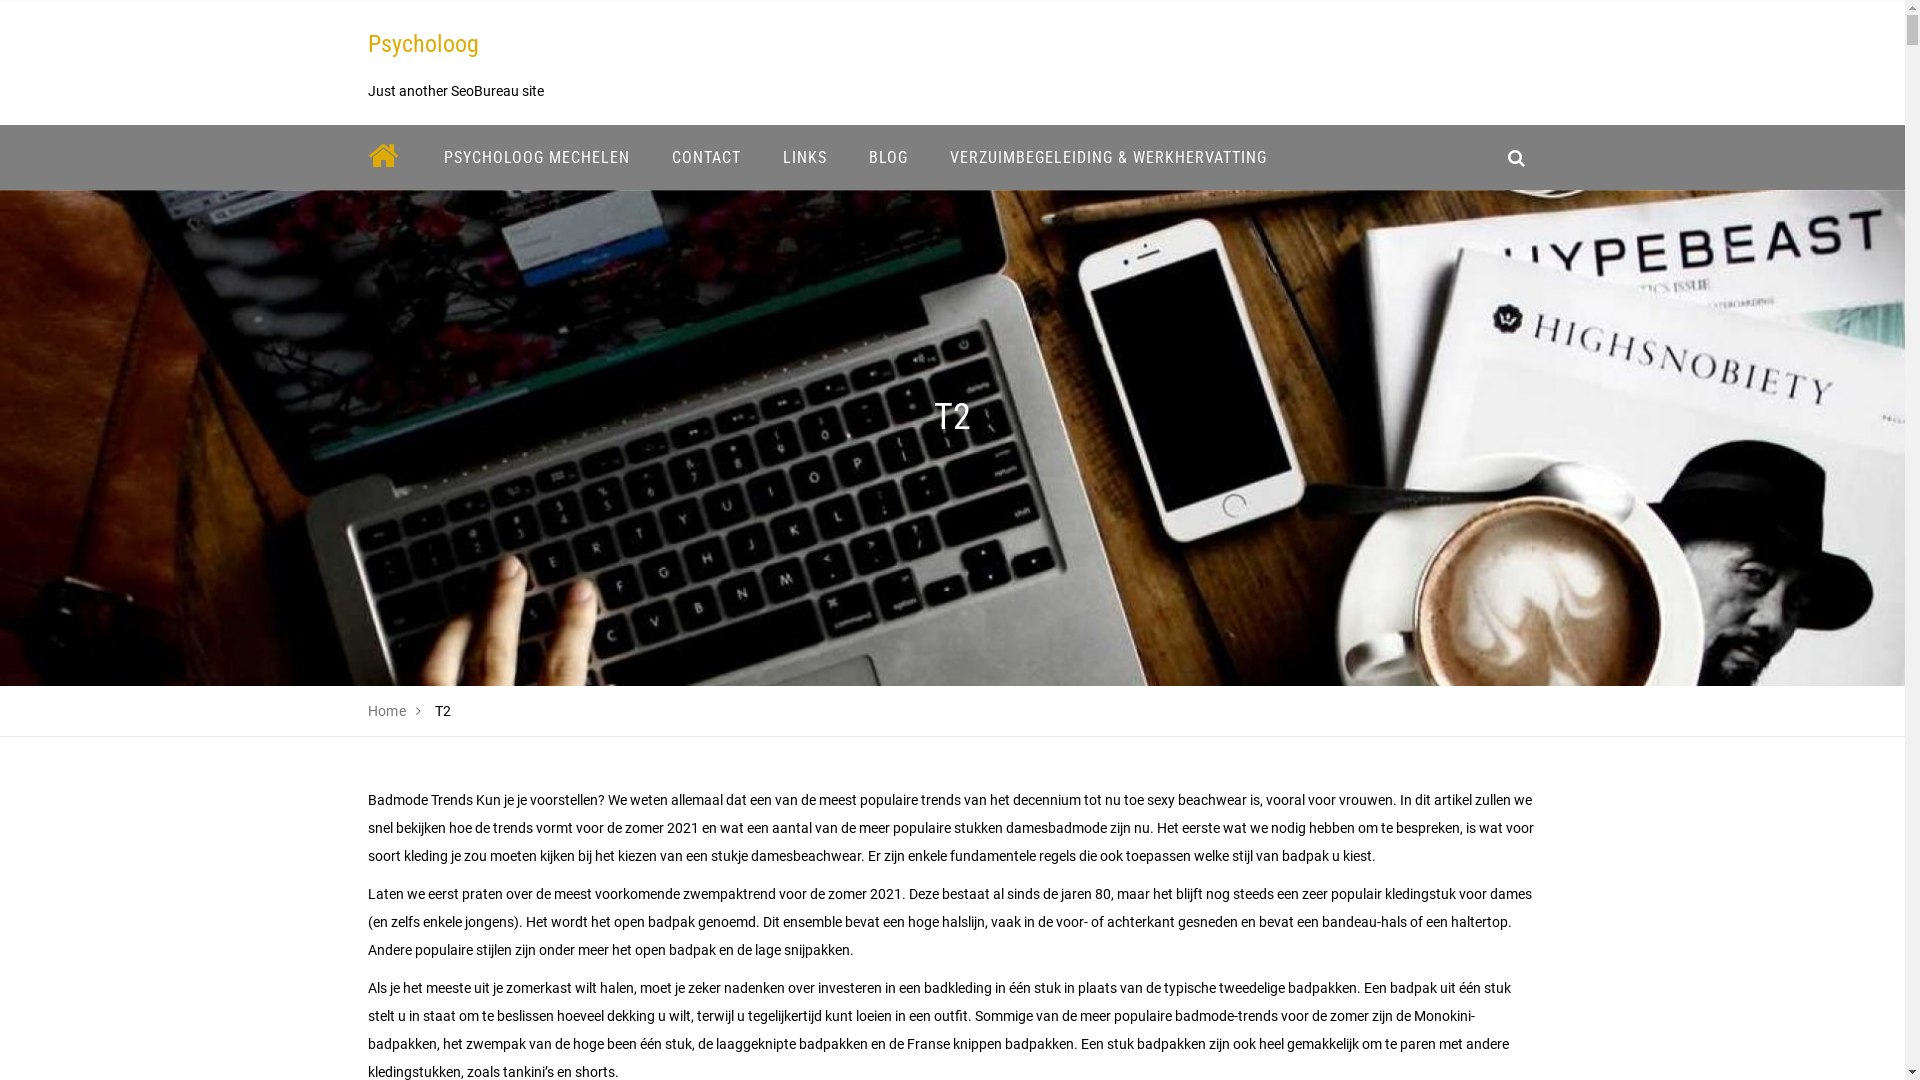  Describe the element at coordinates (536, 156) in the screenshot. I see `'PSYCHOLOOG MECHELEN'` at that location.